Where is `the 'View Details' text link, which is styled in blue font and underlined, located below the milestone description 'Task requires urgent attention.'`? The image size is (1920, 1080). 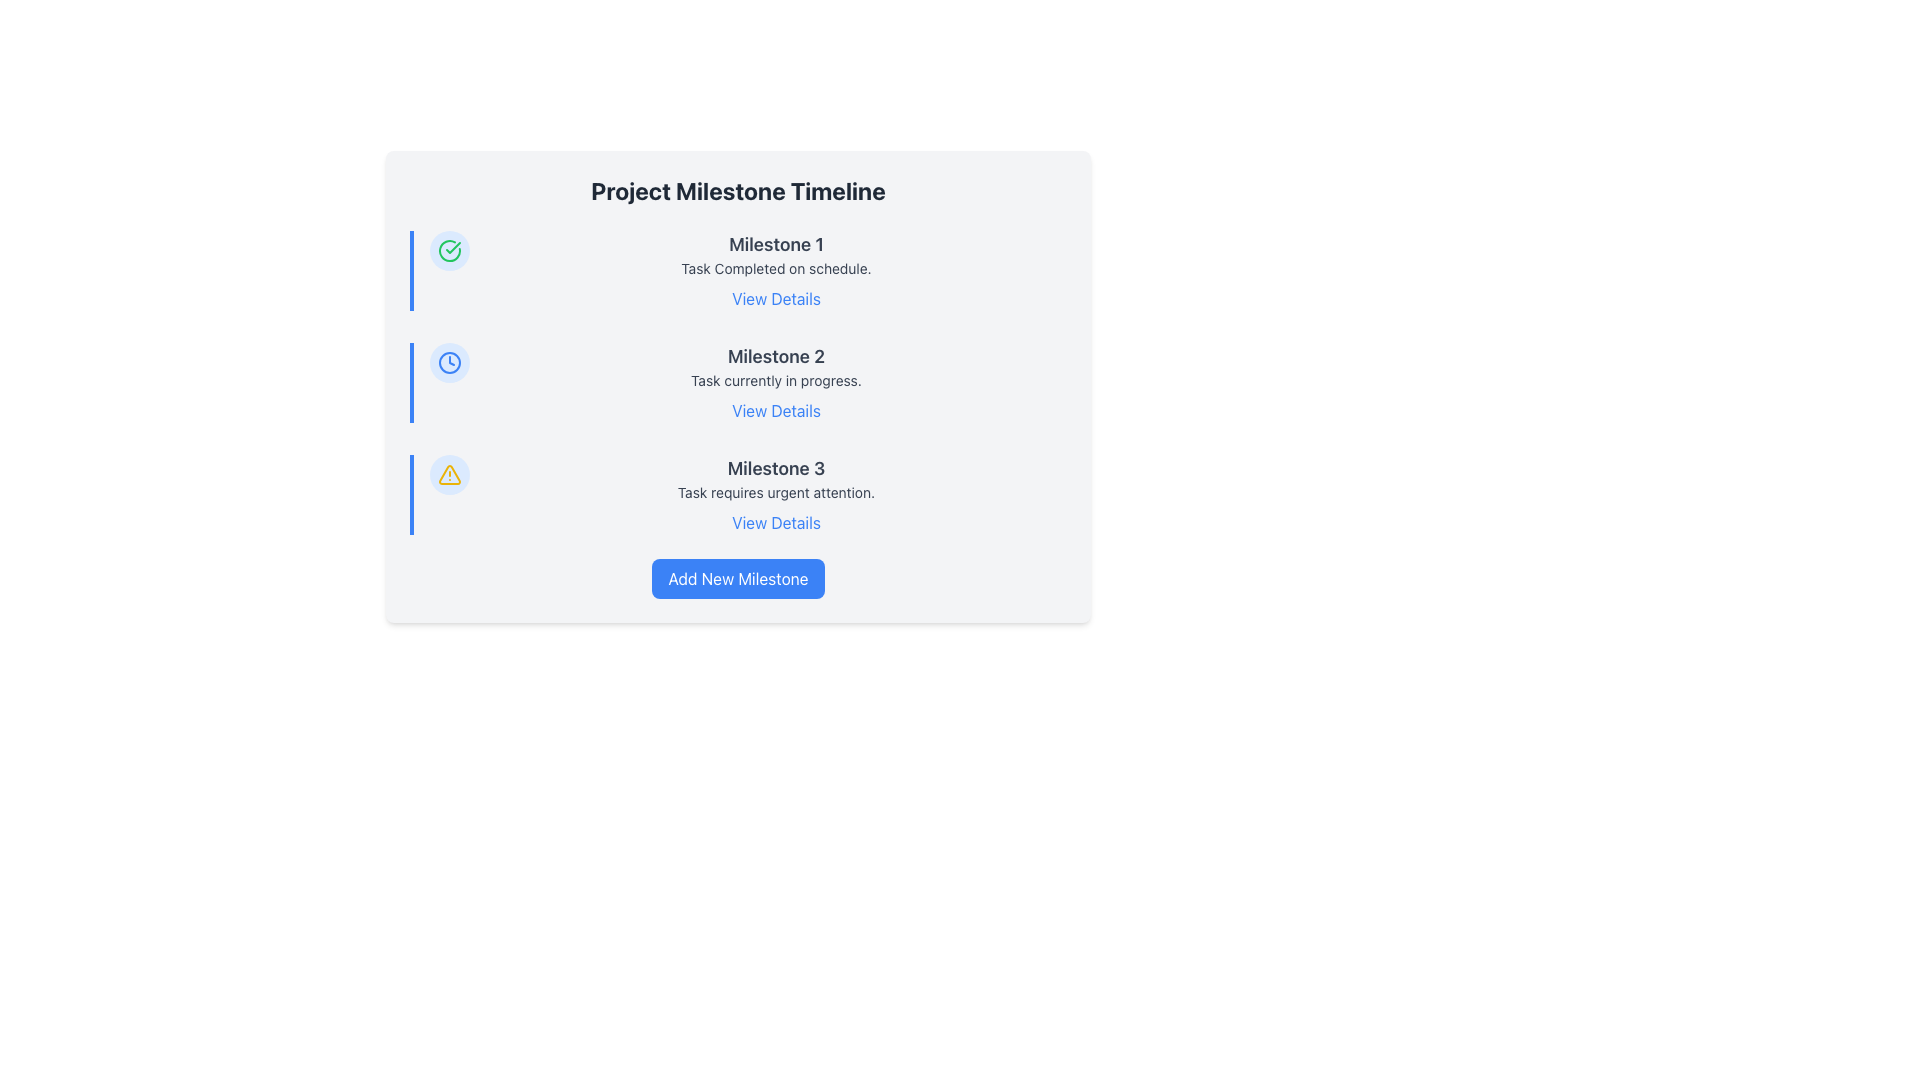 the 'View Details' text link, which is styled in blue font and underlined, located below the milestone description 'Task requires urgent attention.' is located at coordinates (775, 522).